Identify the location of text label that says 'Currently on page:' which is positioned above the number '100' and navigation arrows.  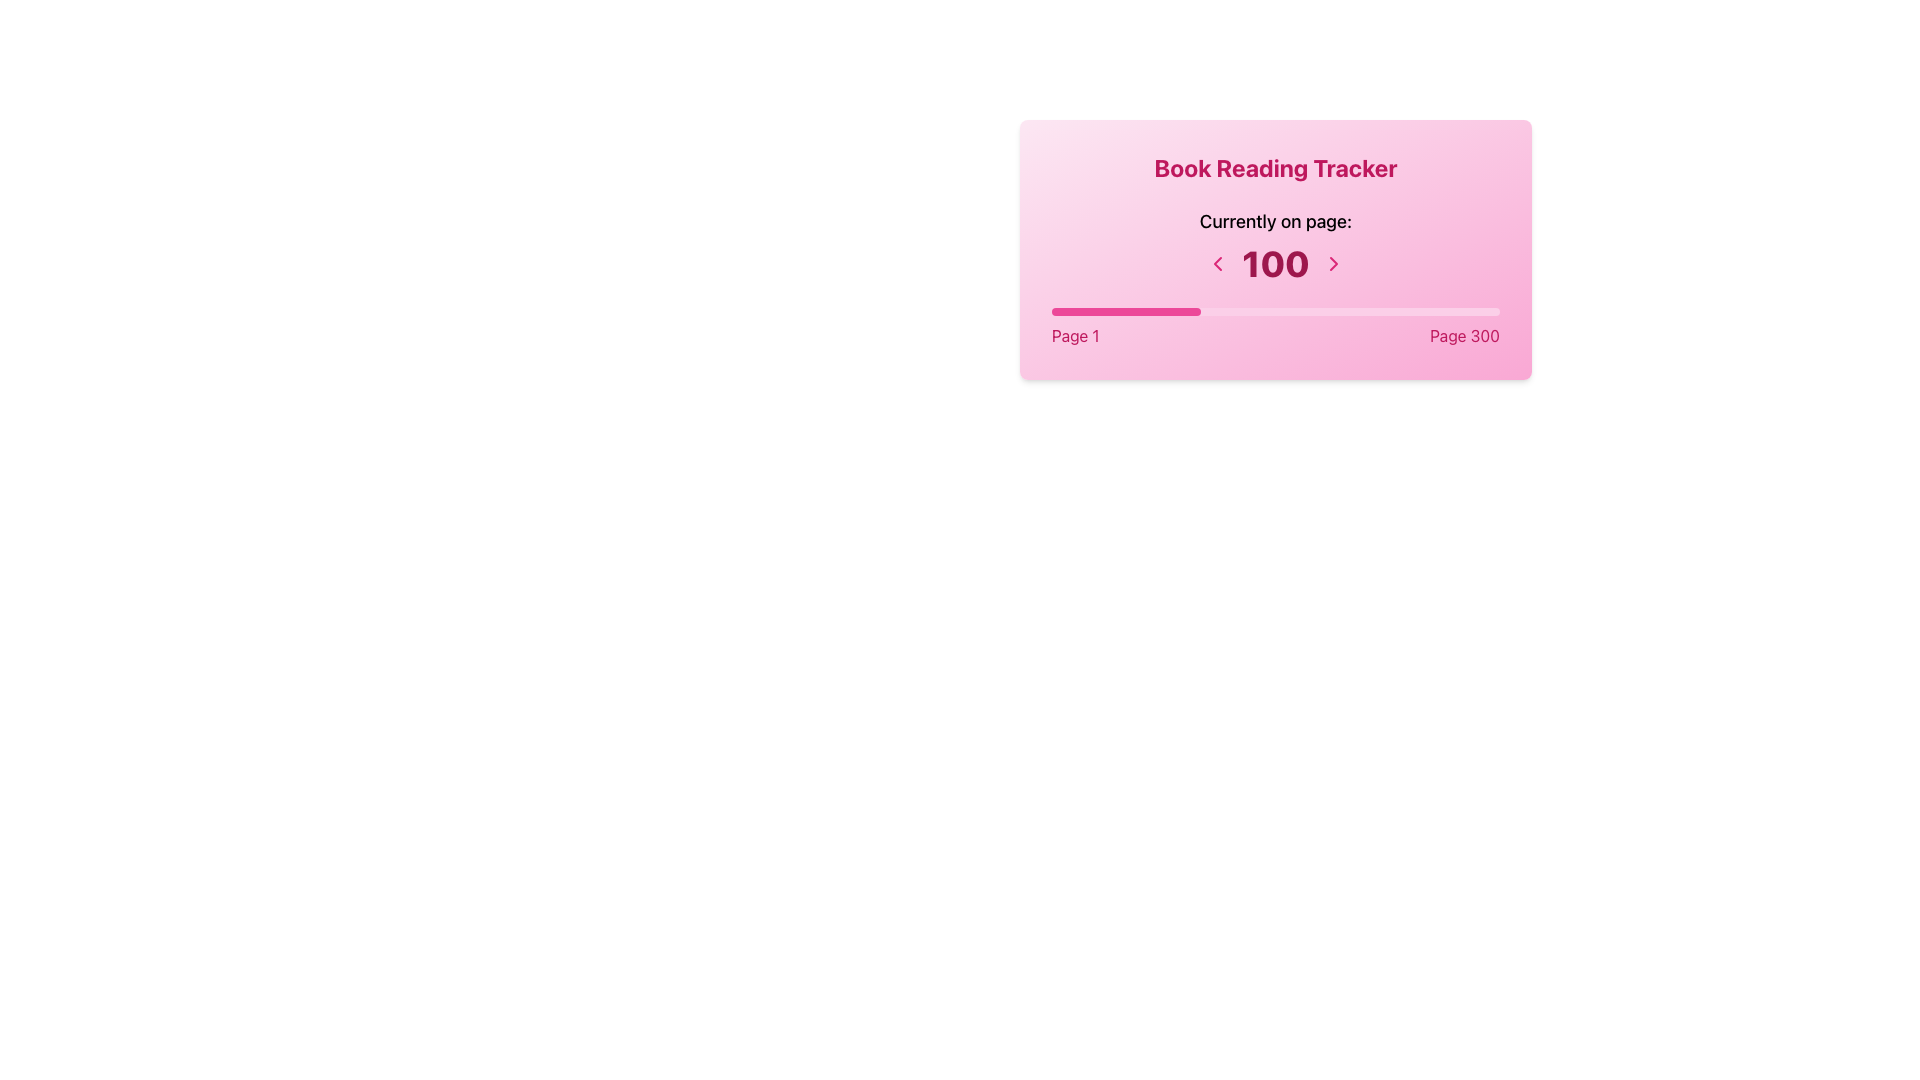
(1275, 222).